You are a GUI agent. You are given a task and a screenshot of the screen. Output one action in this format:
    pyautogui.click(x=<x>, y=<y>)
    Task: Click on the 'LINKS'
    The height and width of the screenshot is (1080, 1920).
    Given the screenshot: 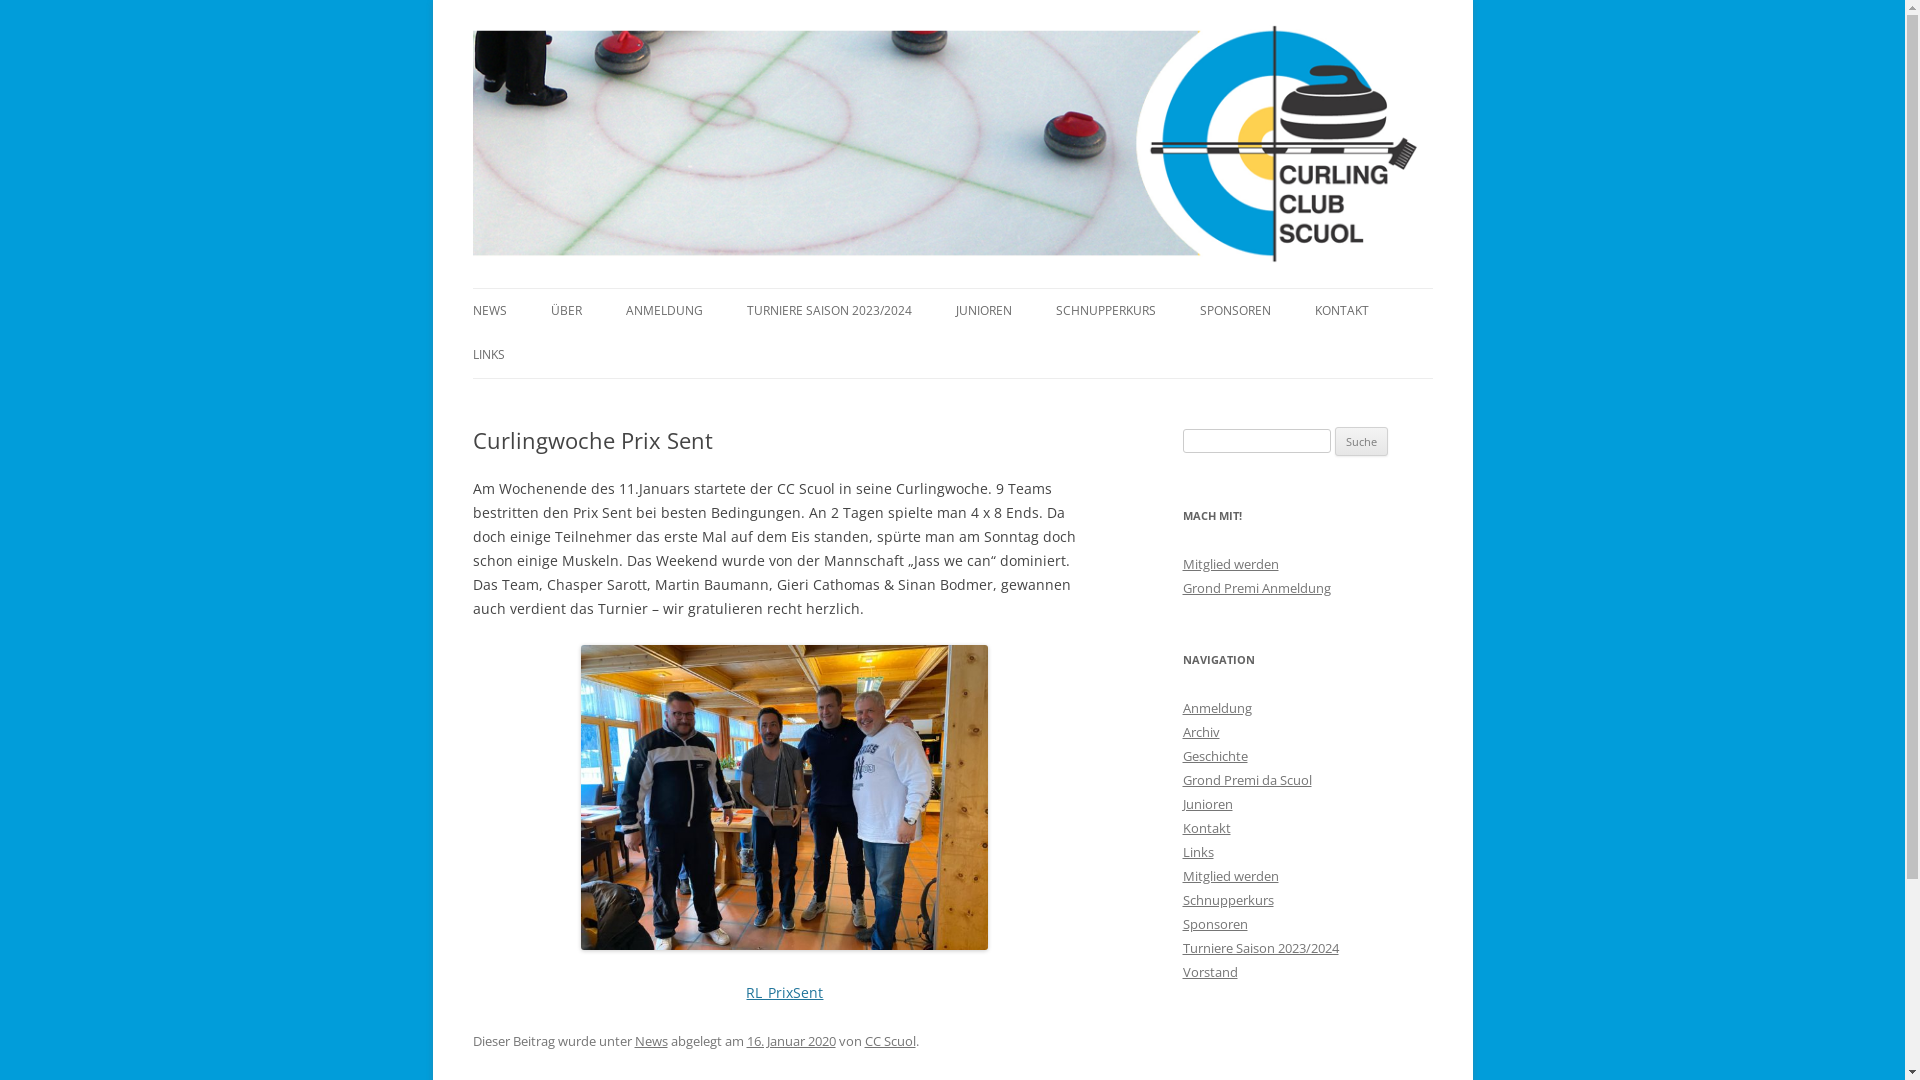 What is the action you would take?
    pyautogui.click(x=488, y=353)
    